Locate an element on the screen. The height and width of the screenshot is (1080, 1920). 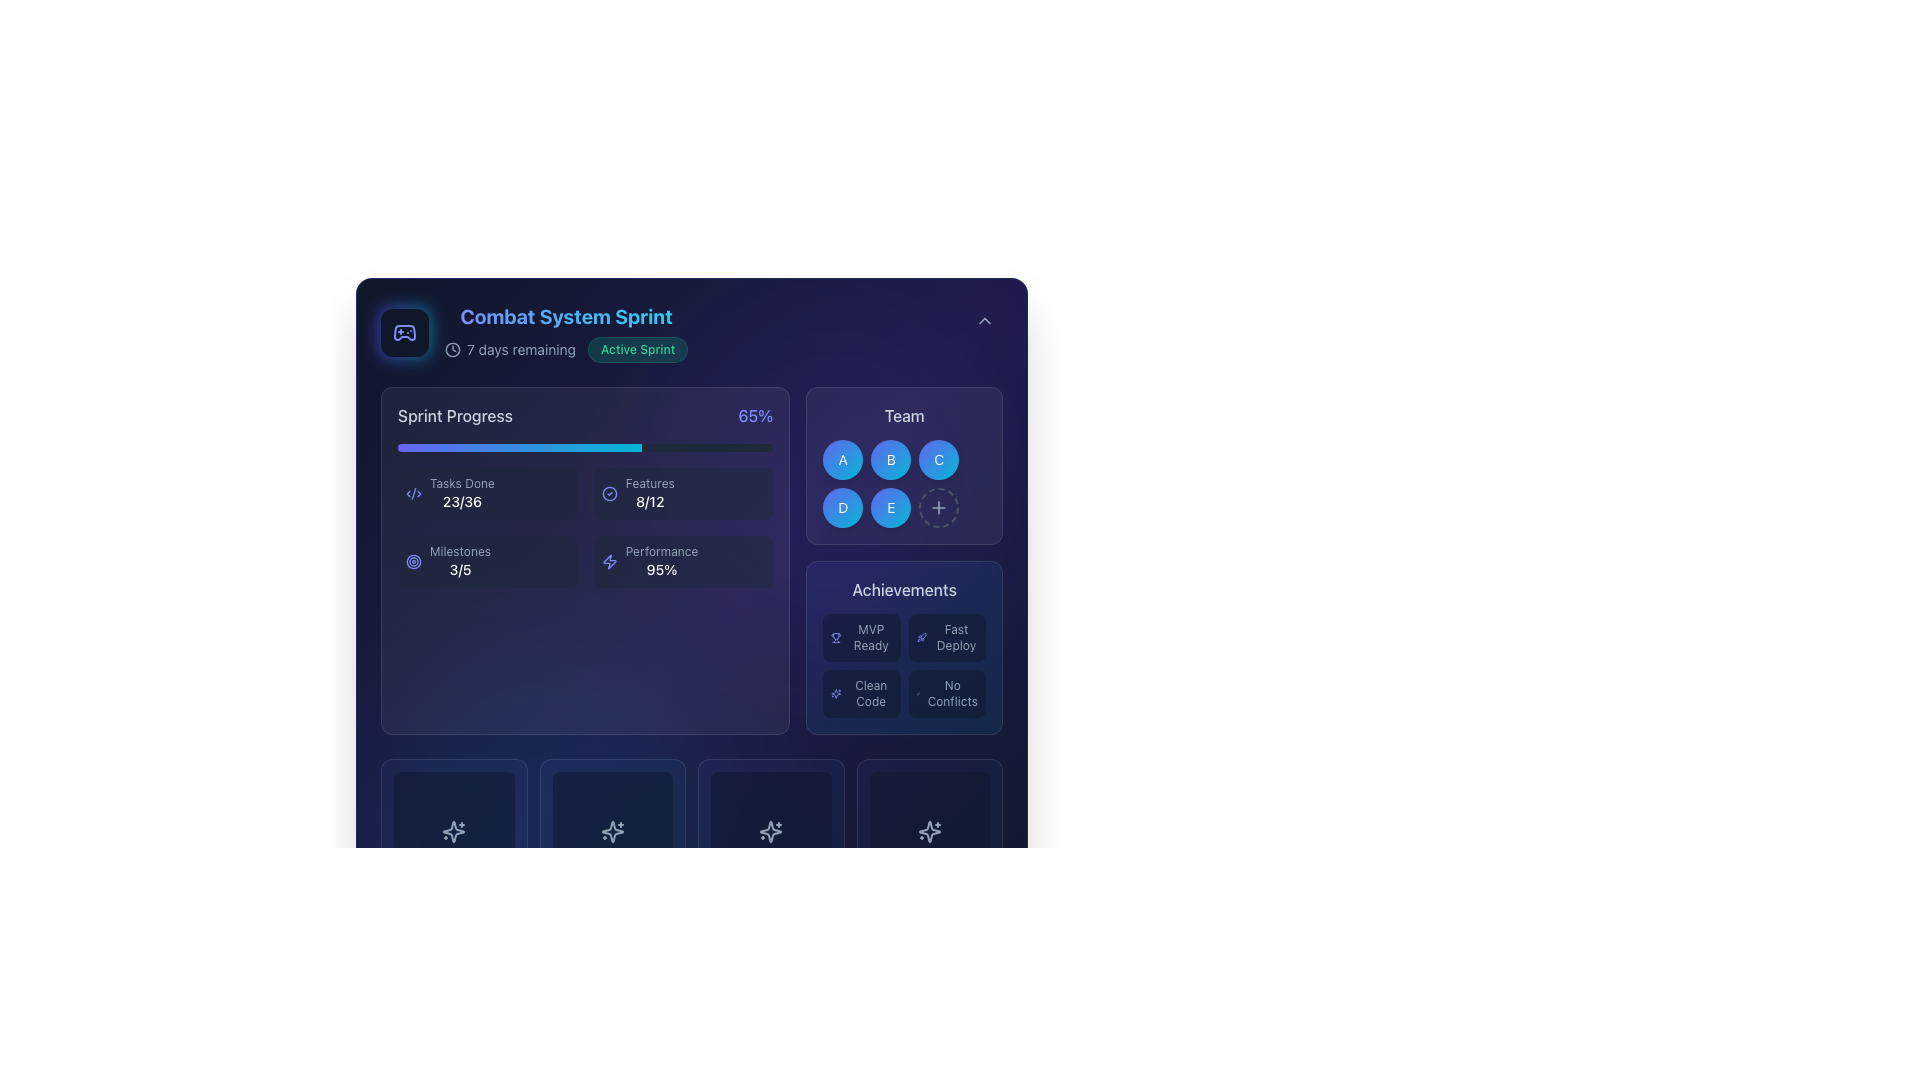
the progress text displaying '3 out of 5' located in the 'Milestones' section, directly below the 'Milestones' title in the 'Sprint Progress' area is located at coordinates (459, 570).